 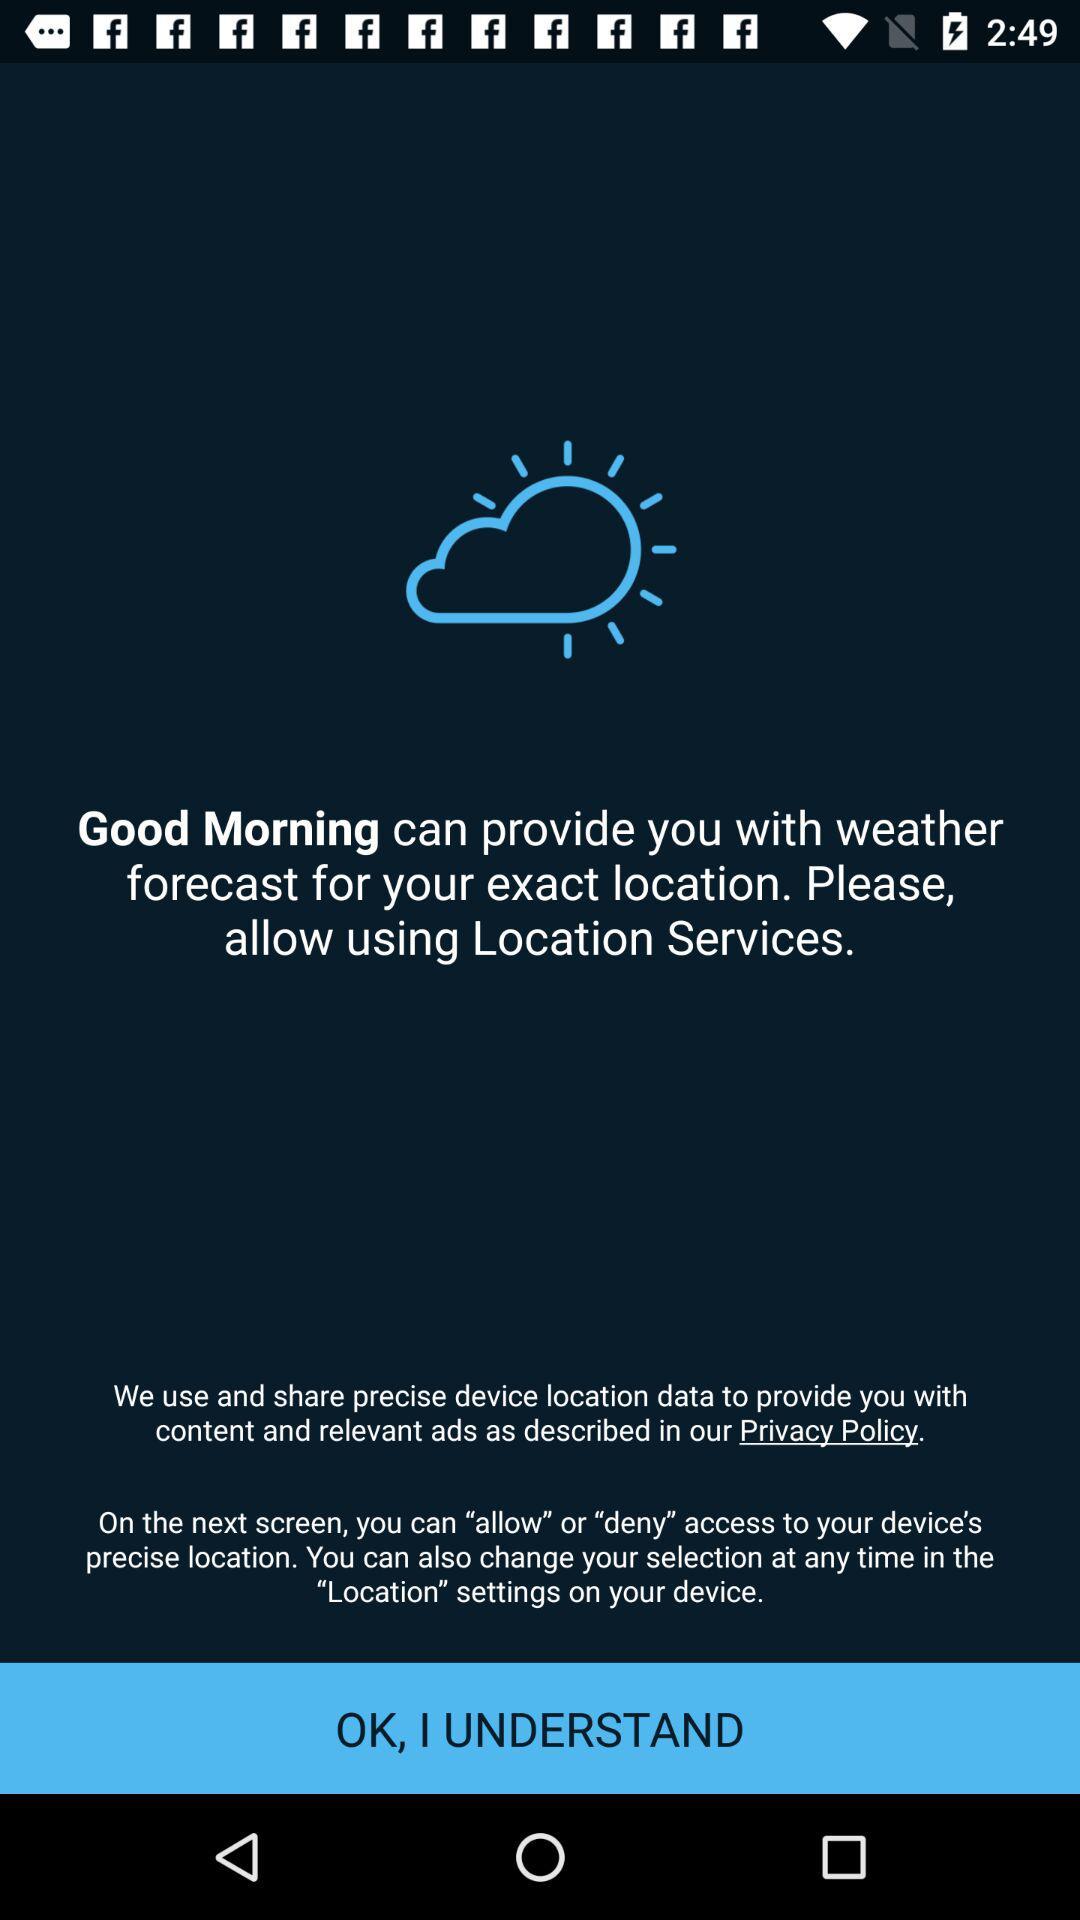 I want to click on the ok, i understand, so click(x=540, y=1727).